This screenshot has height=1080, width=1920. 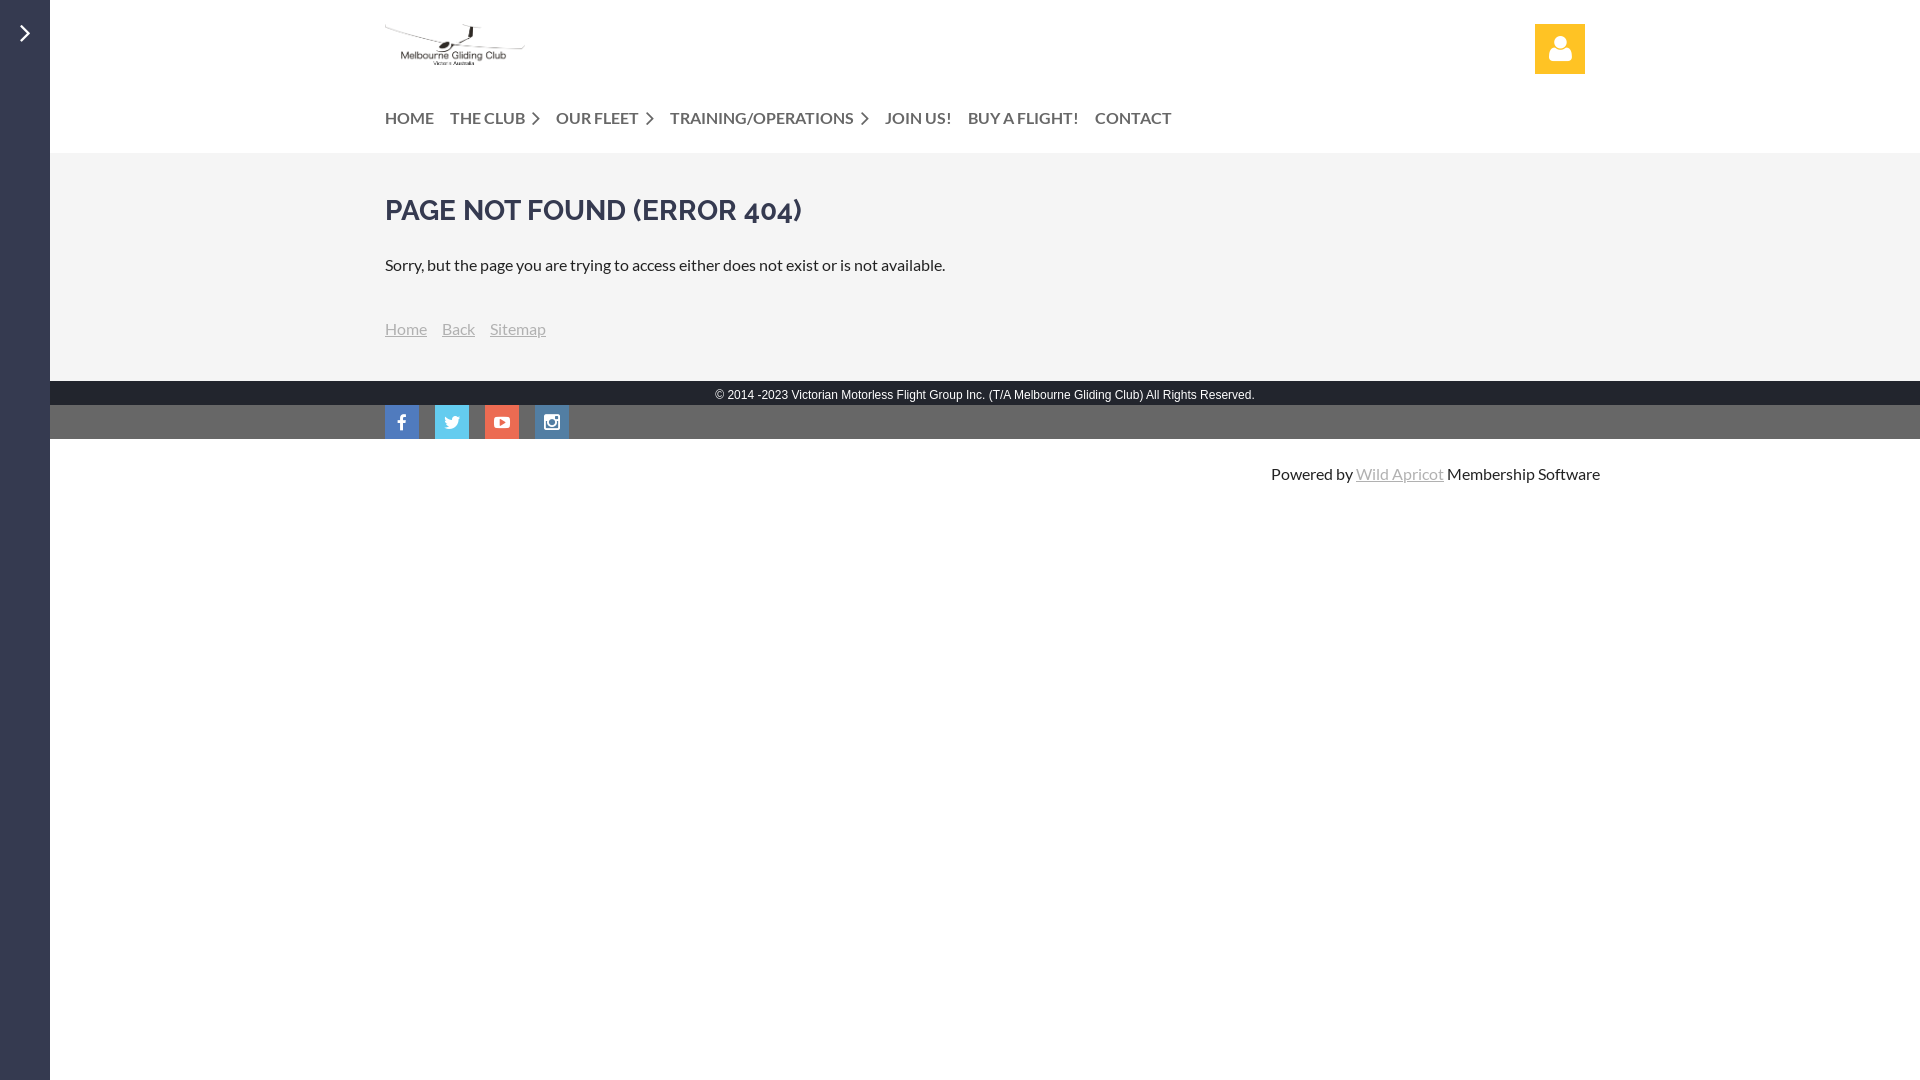 What do you see at coordinates (518, 327) in the screenshot?
I see `'Sitemap'` at bounding box center [518, 327].